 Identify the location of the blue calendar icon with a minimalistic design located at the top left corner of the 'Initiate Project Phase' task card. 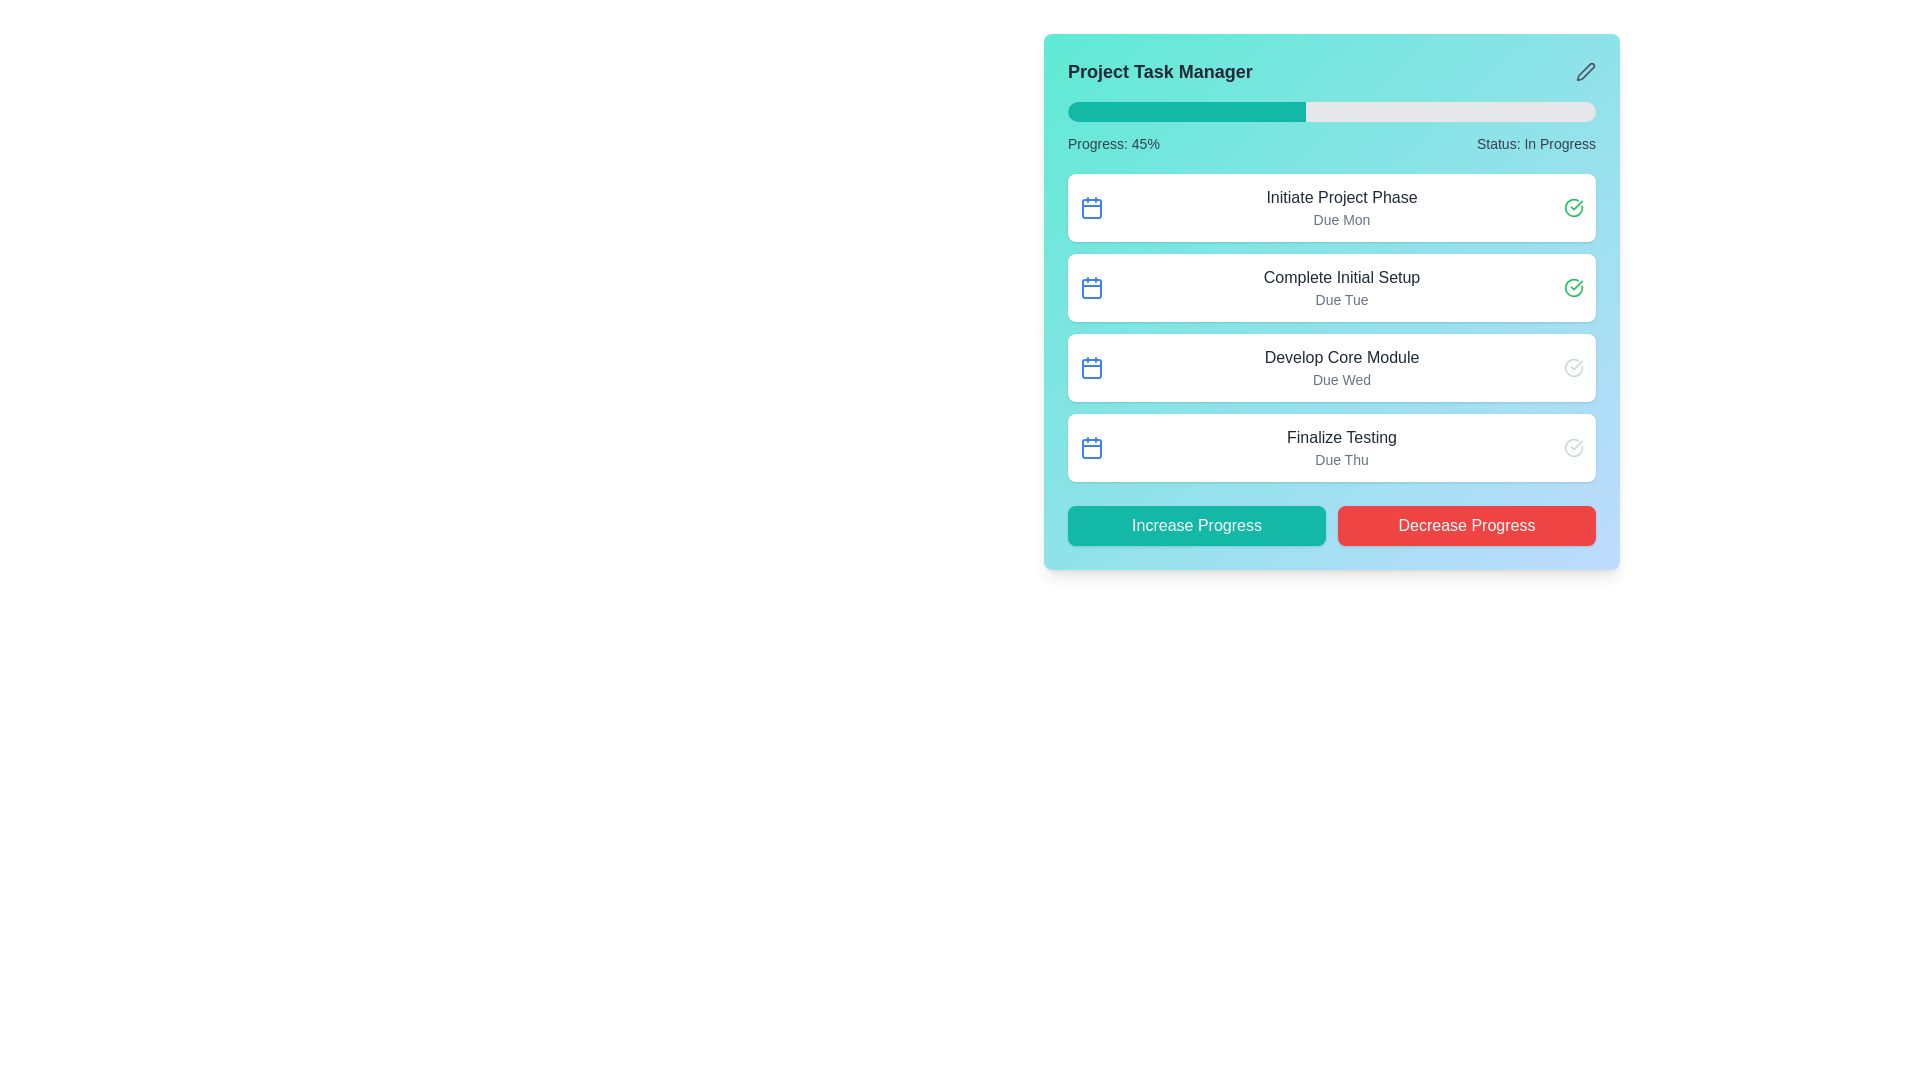
(1090, 208).